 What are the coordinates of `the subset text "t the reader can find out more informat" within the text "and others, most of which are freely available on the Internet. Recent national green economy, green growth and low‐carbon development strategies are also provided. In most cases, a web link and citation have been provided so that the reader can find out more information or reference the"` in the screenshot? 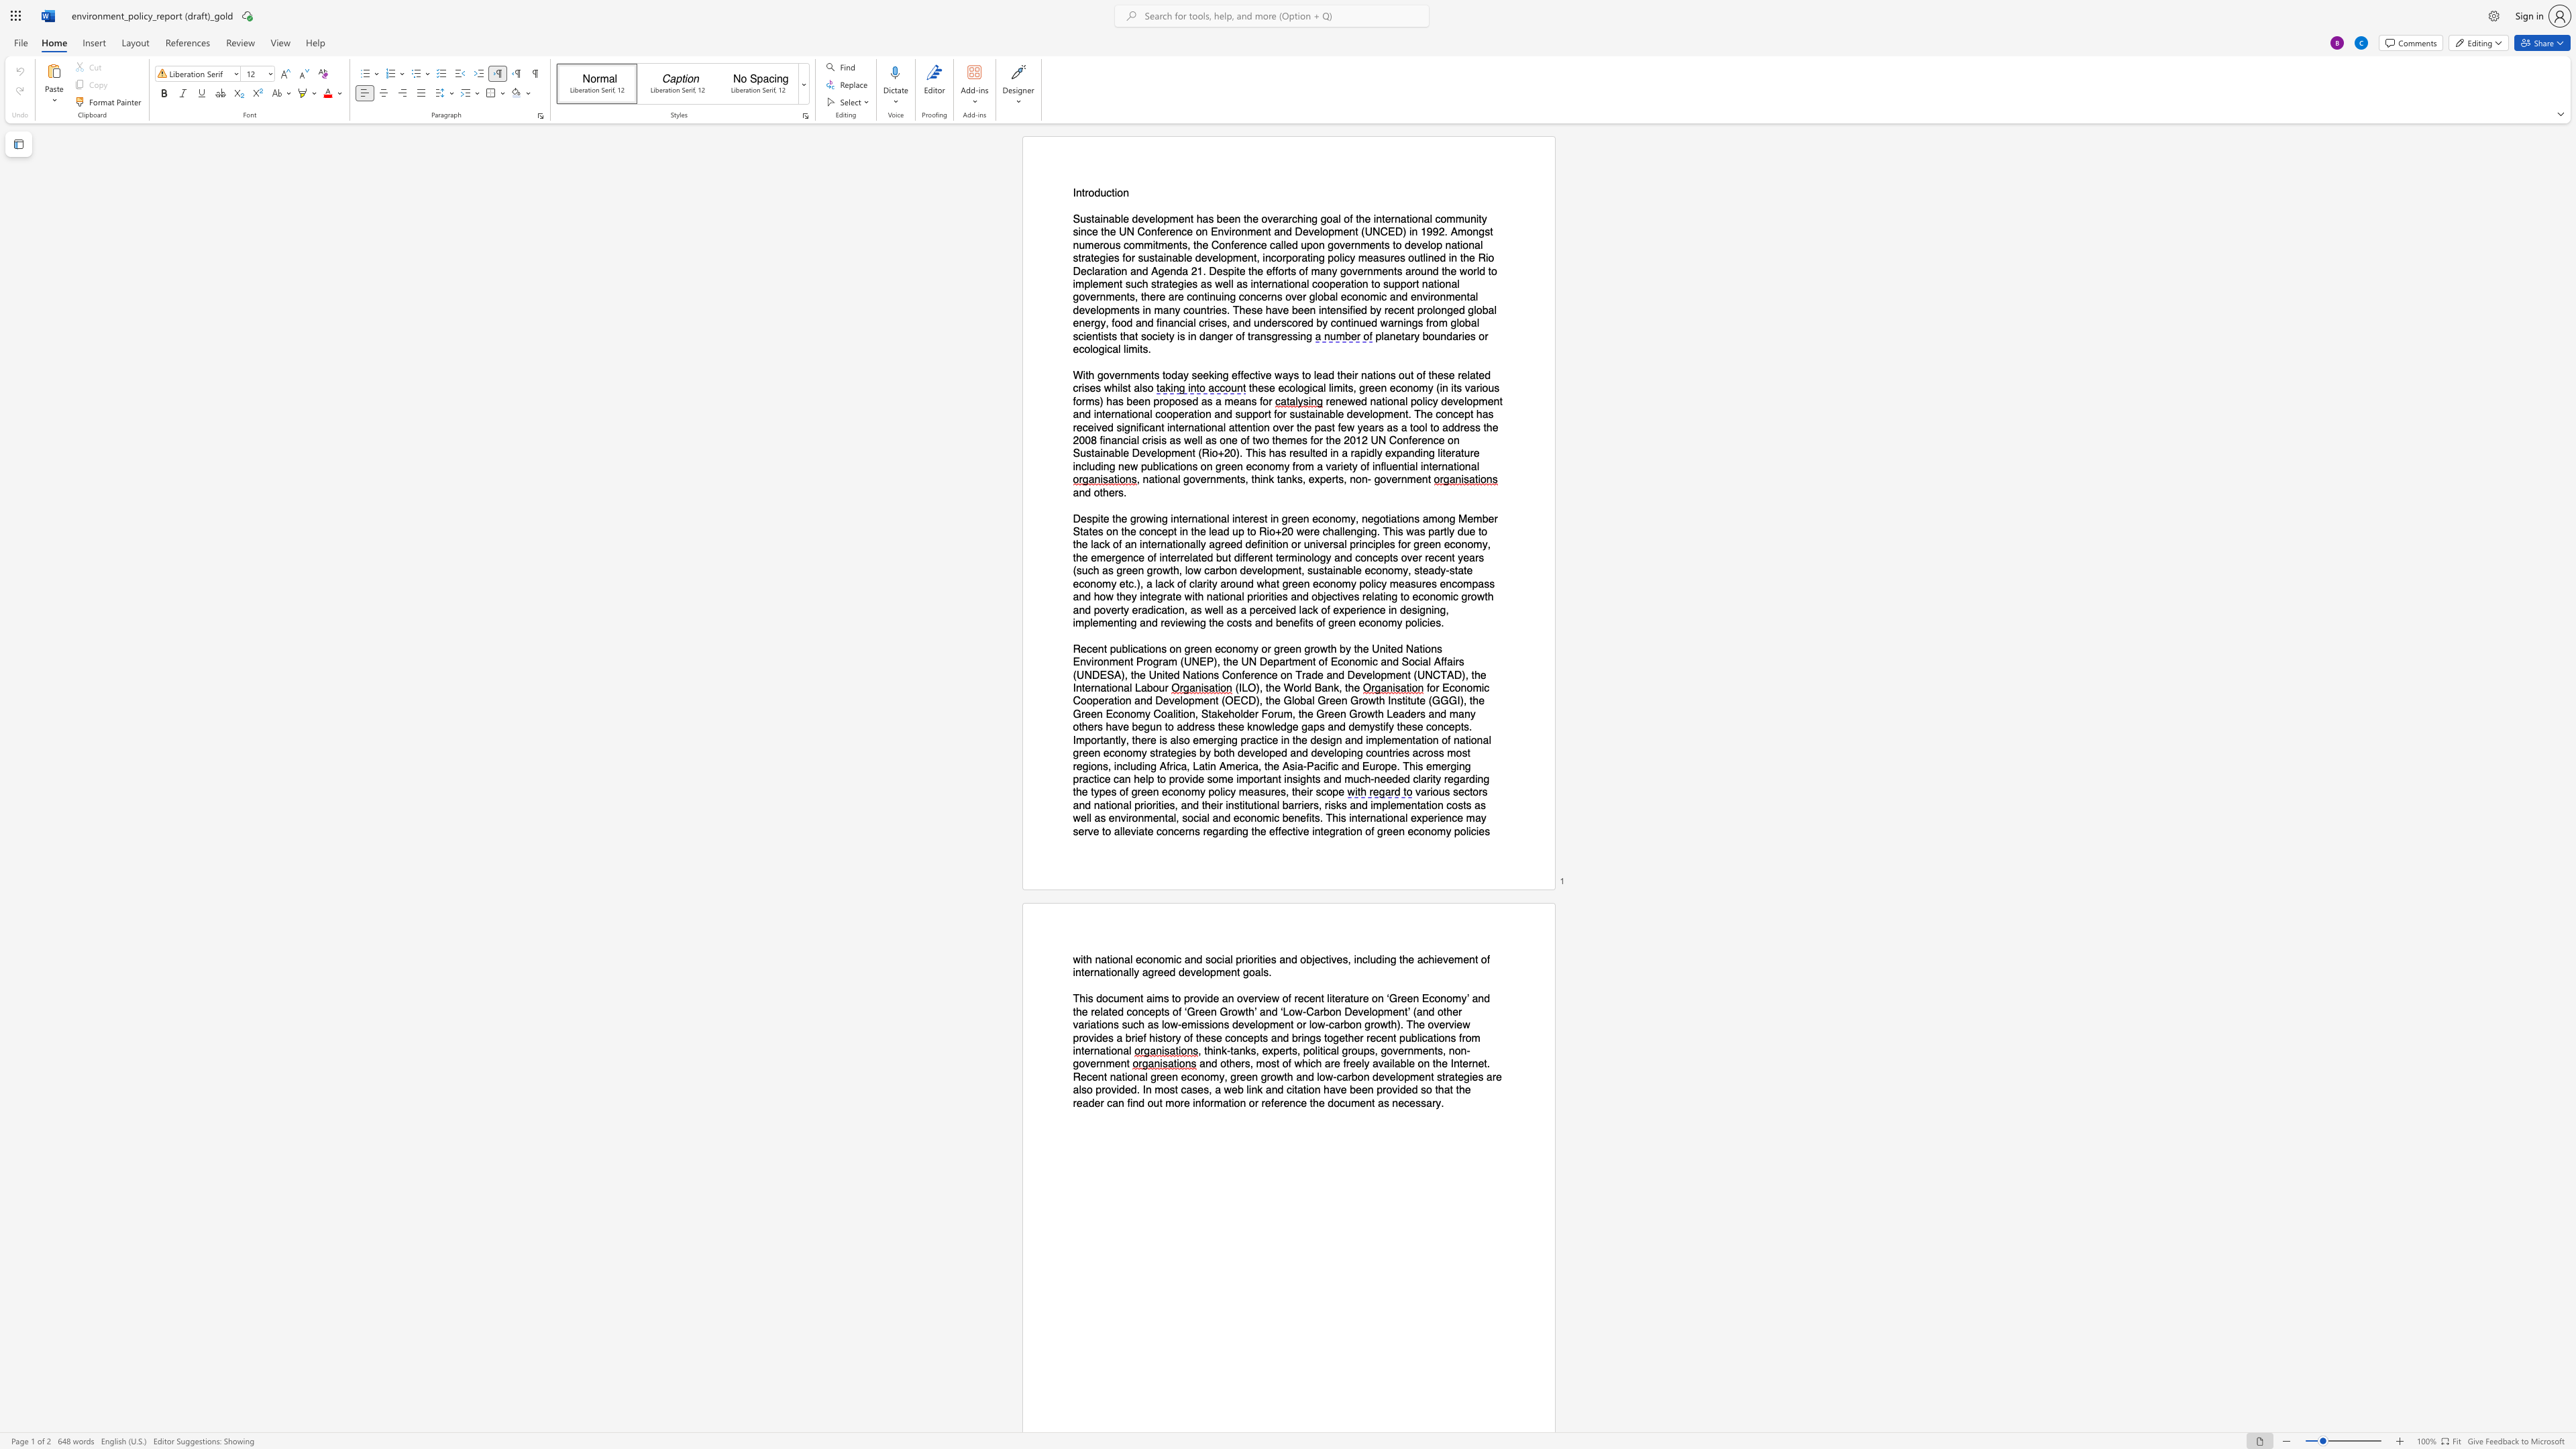 It's located at (1449, 1089).